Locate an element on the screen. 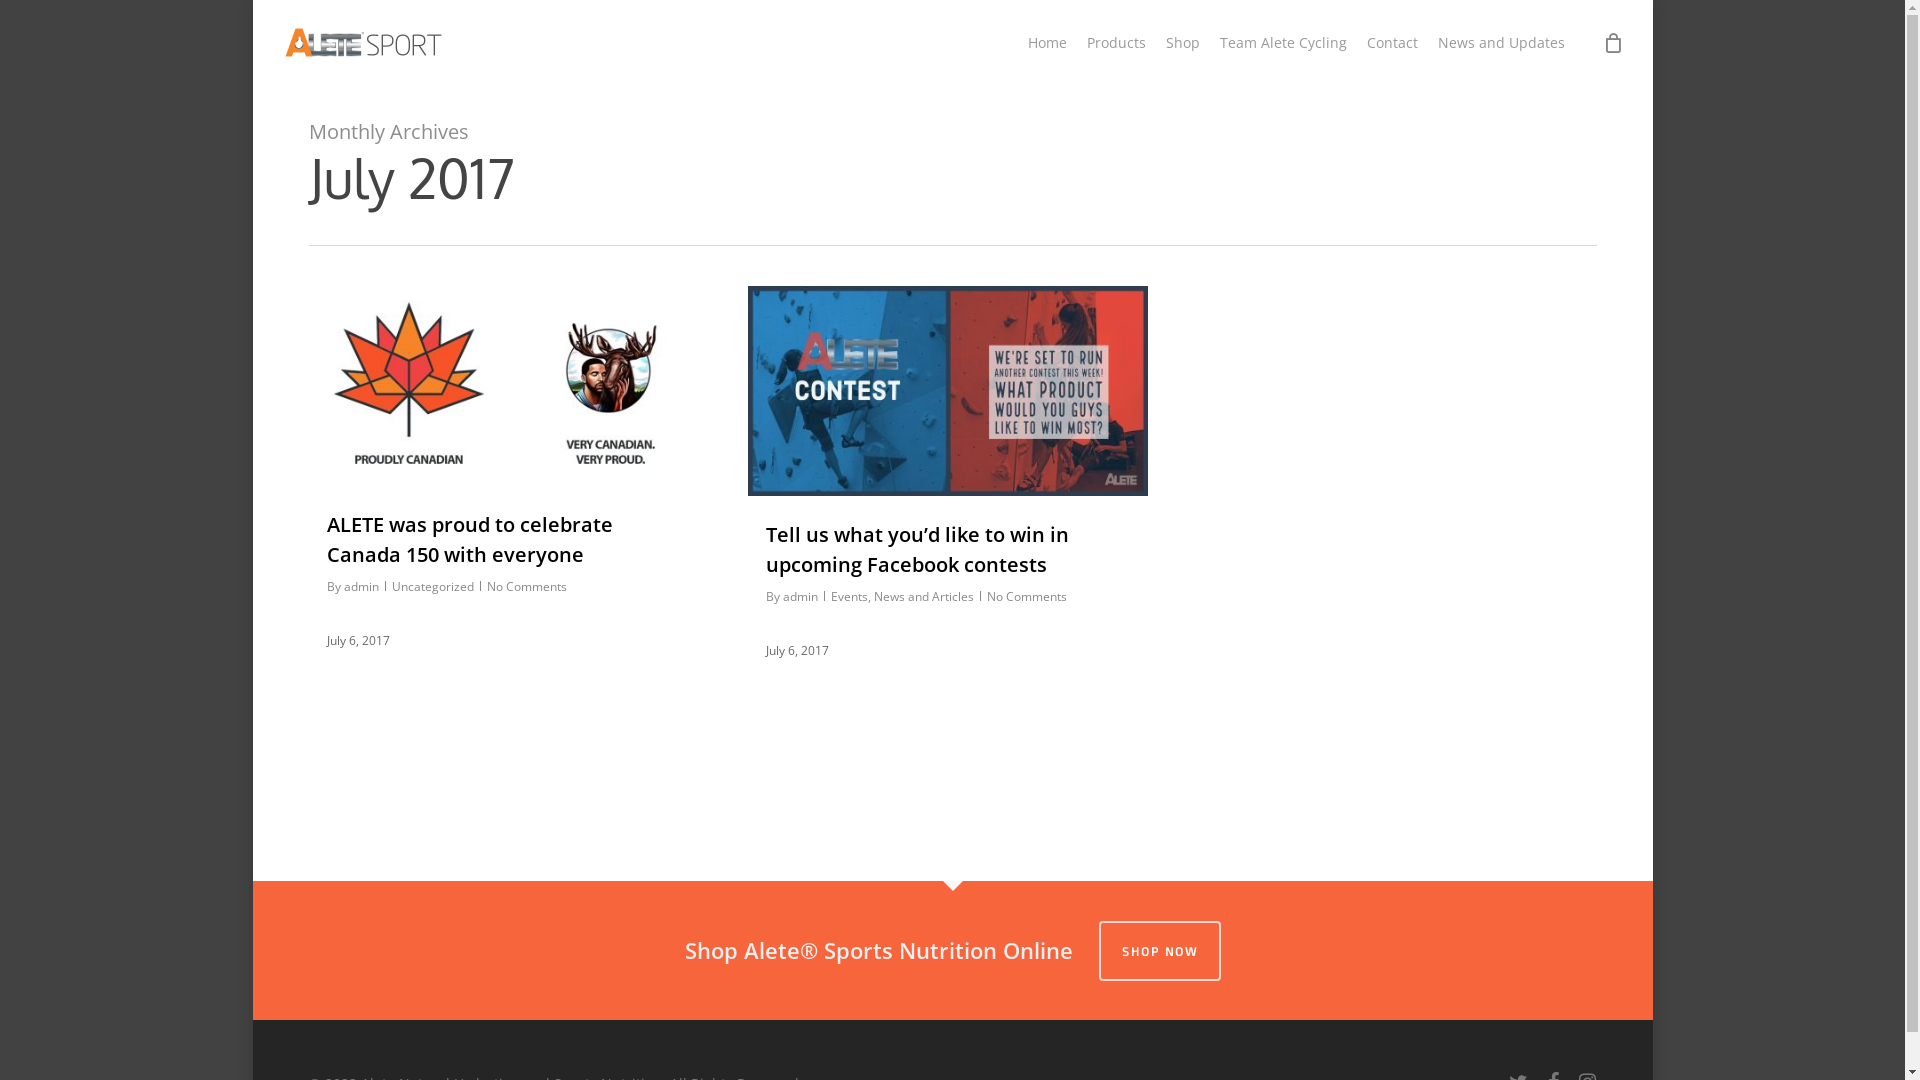 This screenshot has width=1920, height=1080. 'News and Articles' is located at coordinates (923, 595).